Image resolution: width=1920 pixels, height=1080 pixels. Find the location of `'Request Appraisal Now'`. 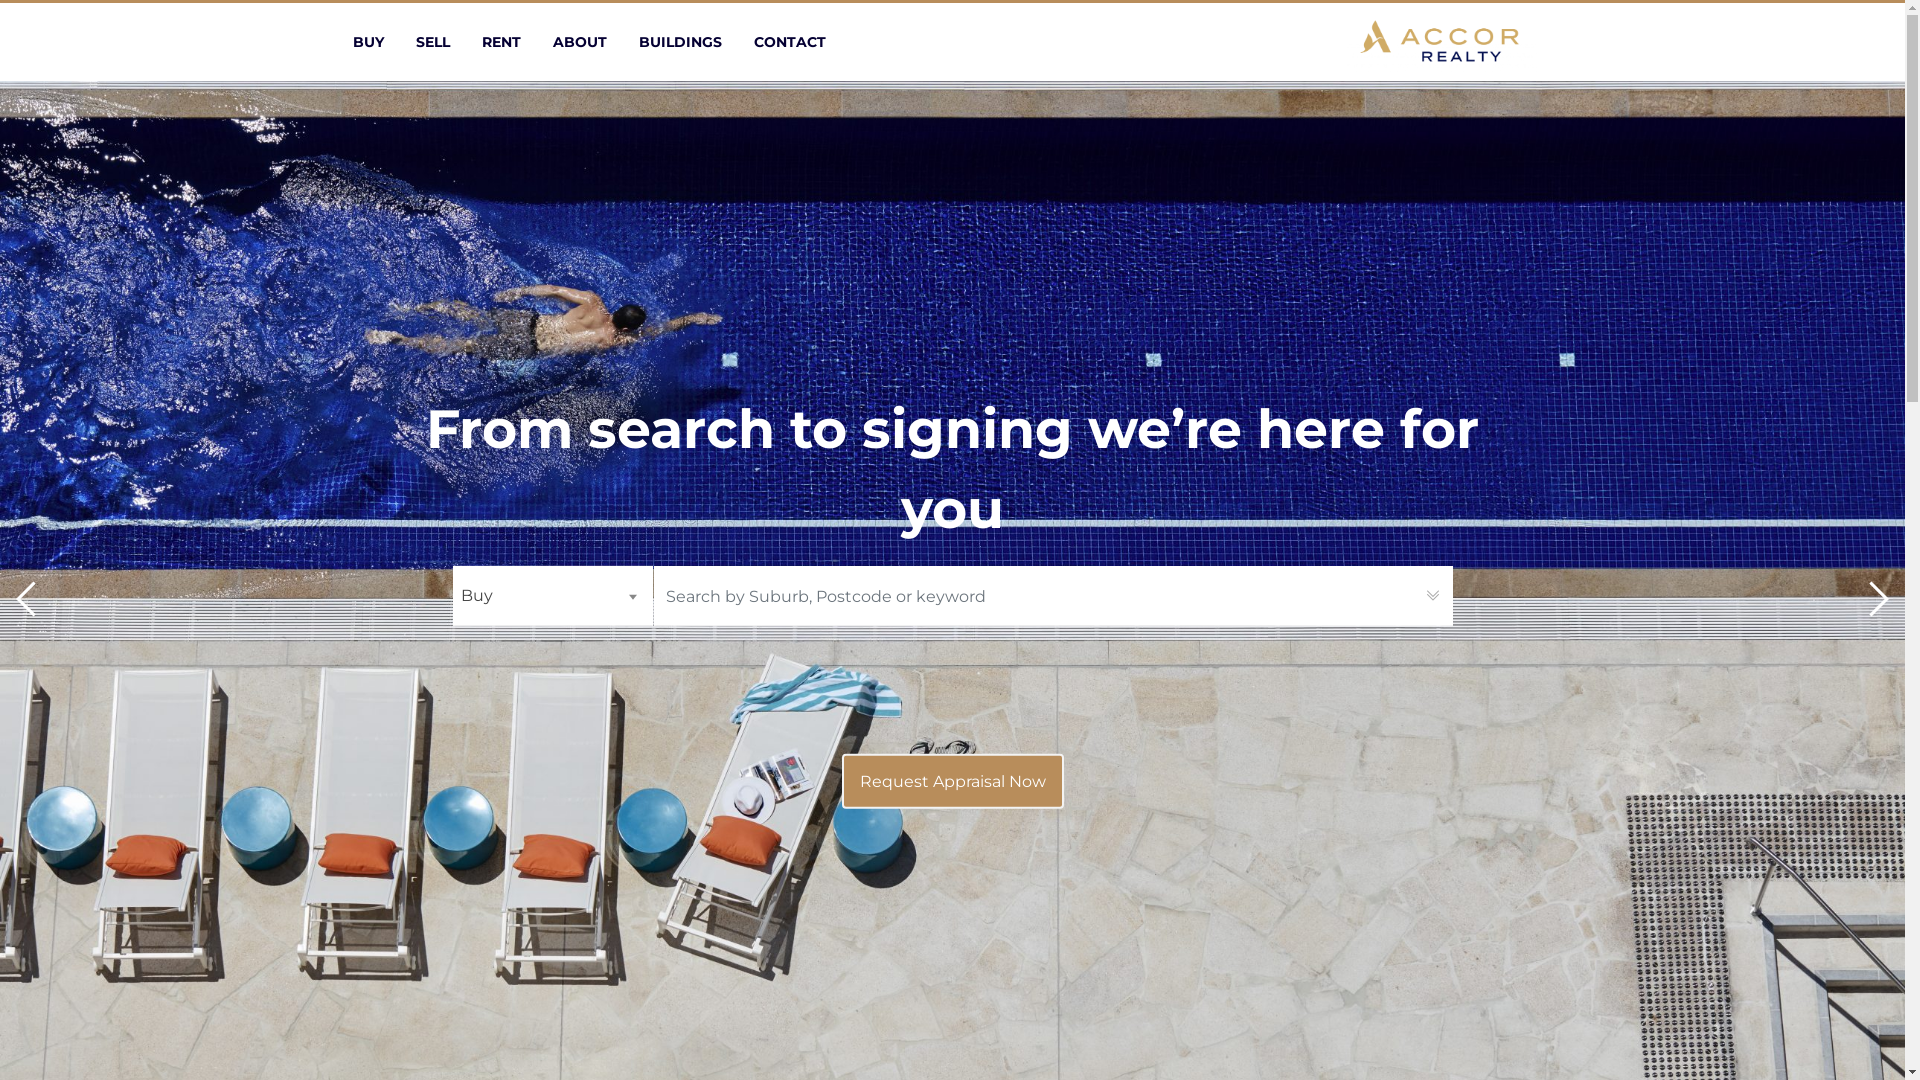

'Request Appraisal Now' is located at coordinates (952, 780).